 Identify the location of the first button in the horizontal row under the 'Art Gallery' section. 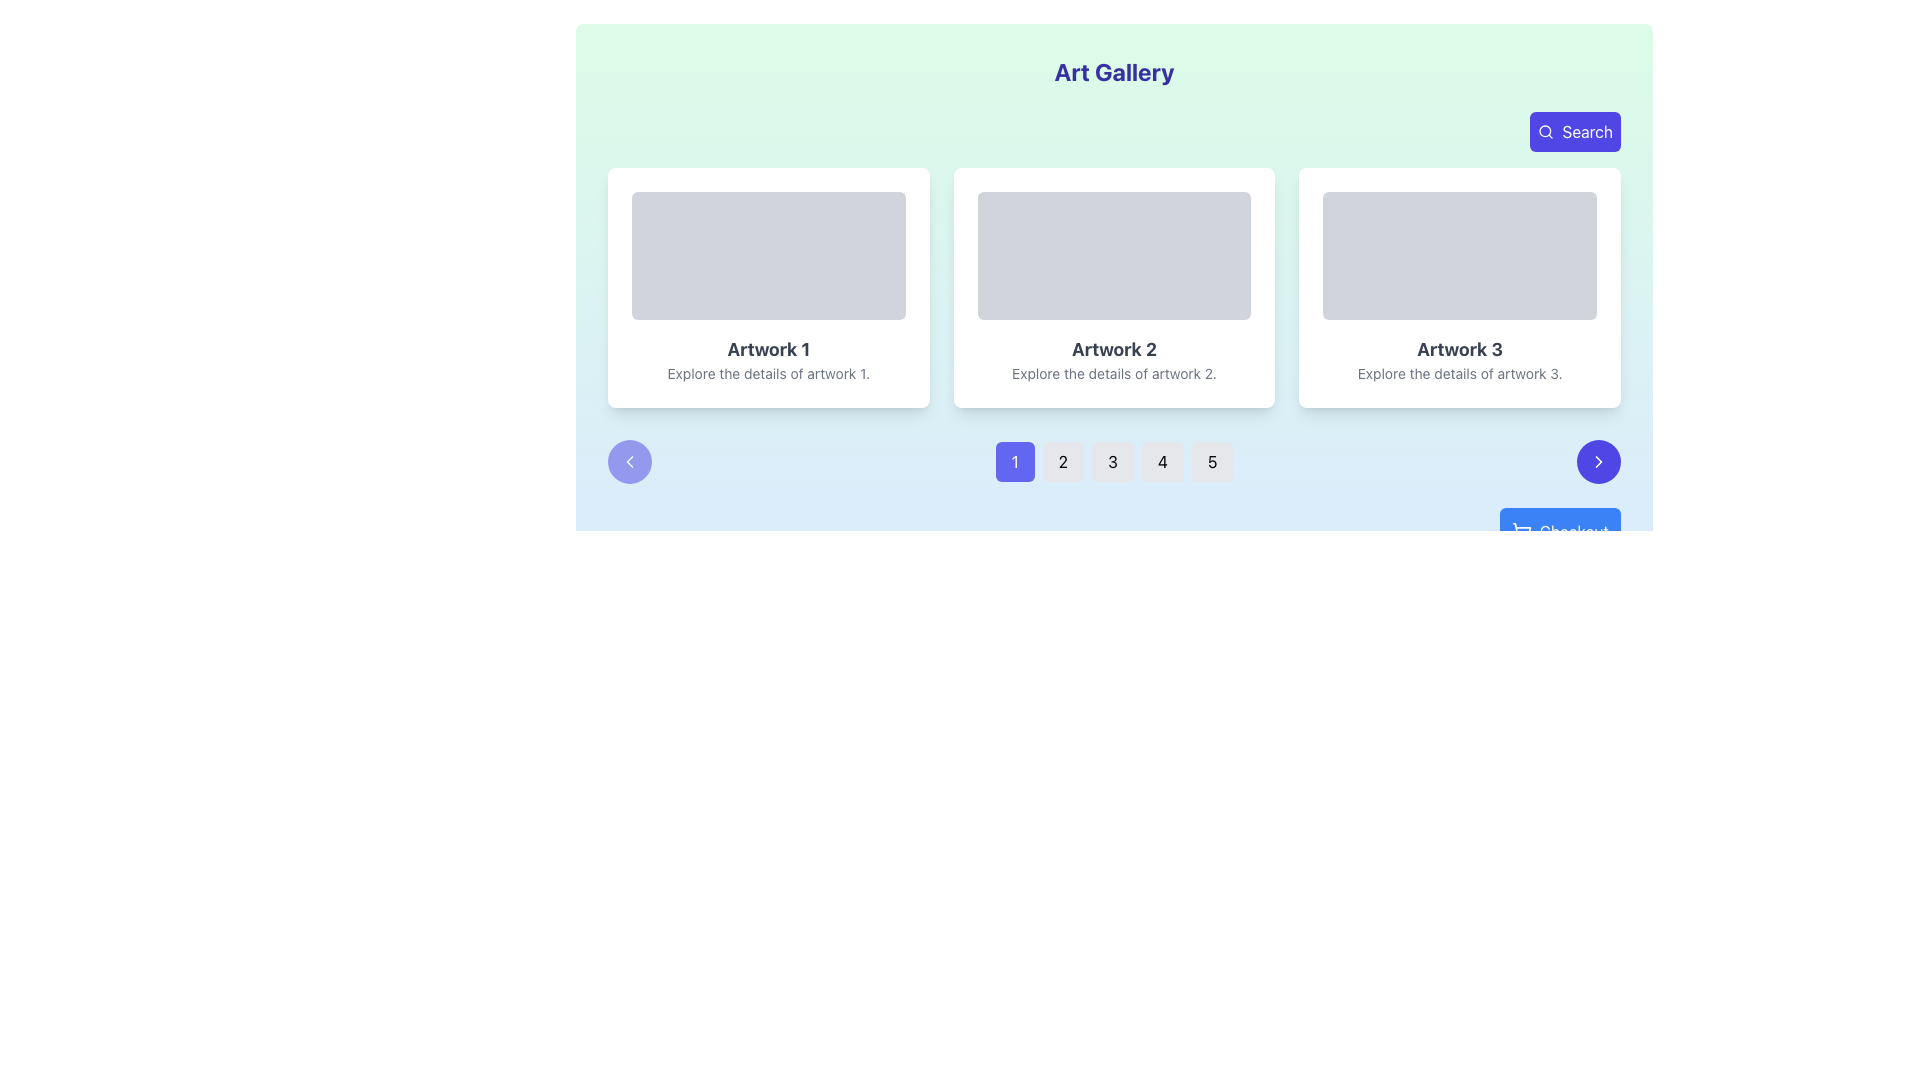
(1015, 462).